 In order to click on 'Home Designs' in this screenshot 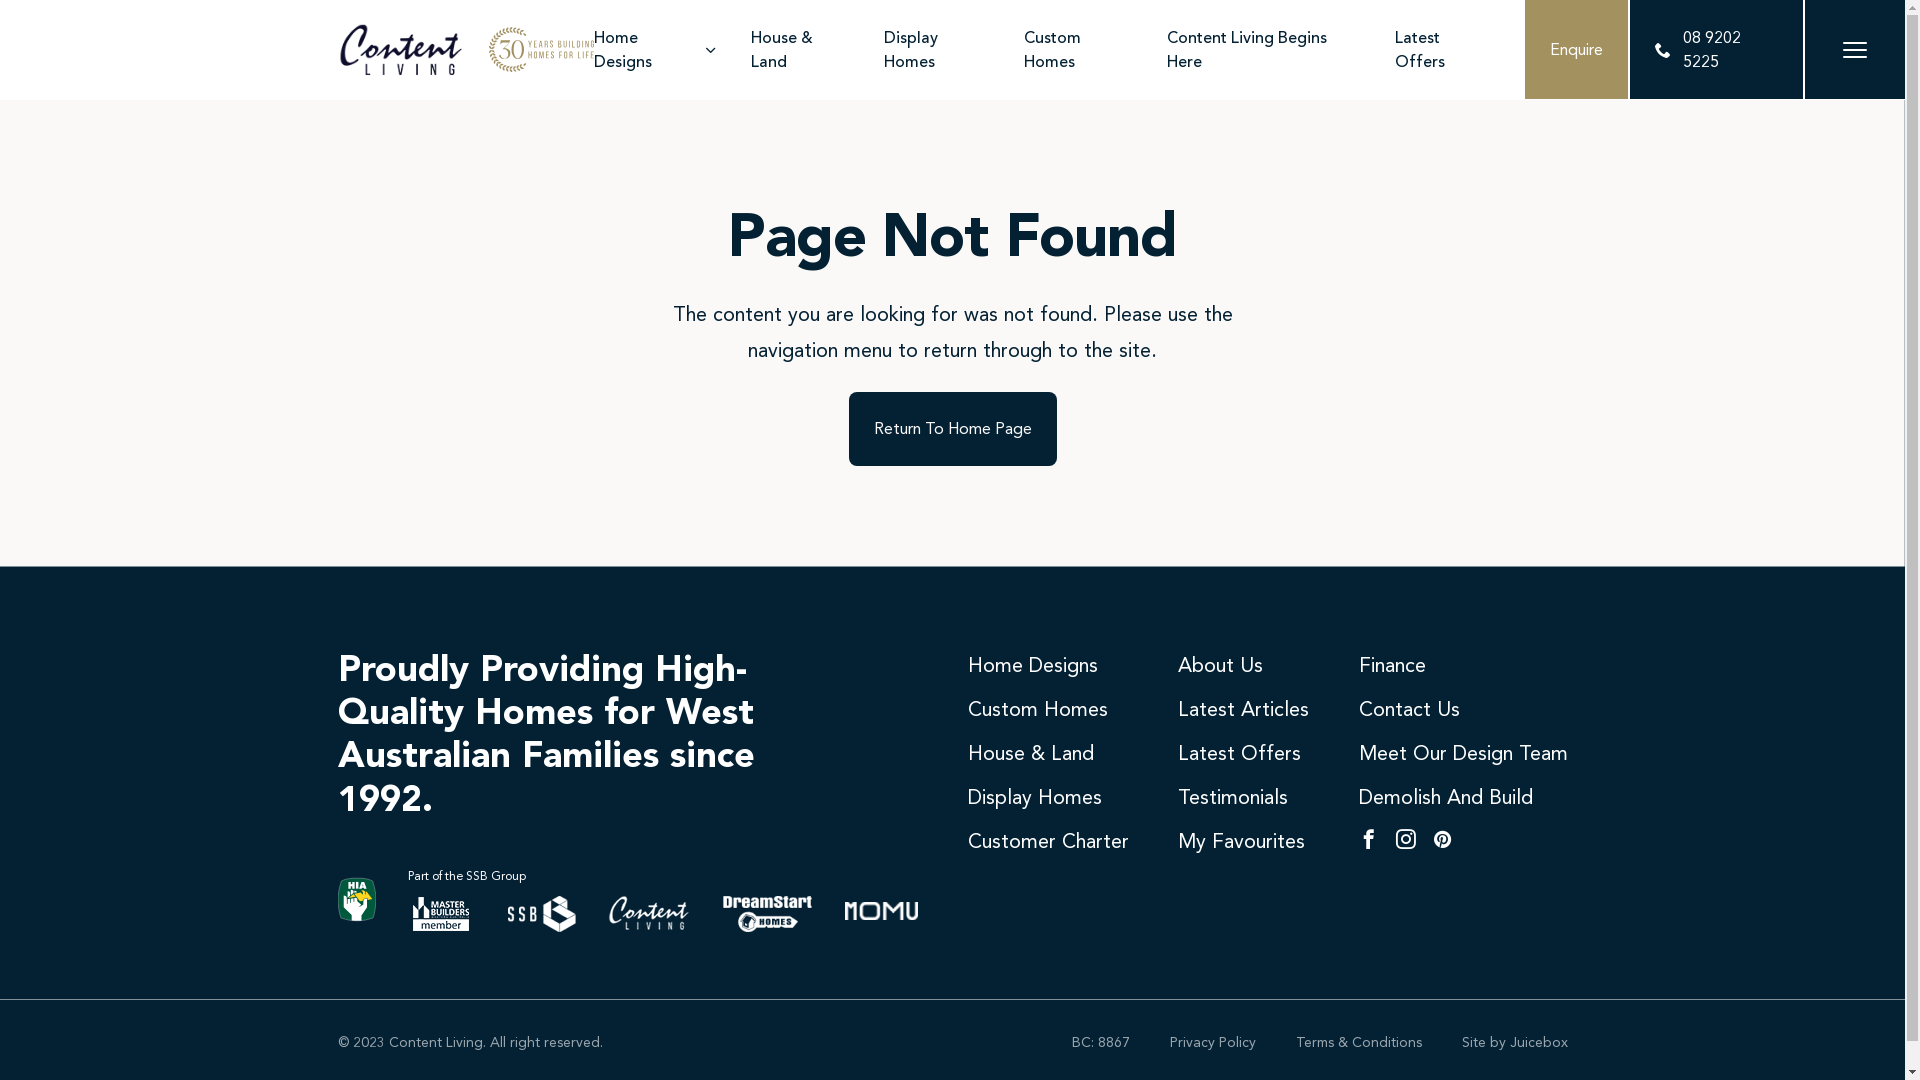, I will do `click(1032, 664)`.